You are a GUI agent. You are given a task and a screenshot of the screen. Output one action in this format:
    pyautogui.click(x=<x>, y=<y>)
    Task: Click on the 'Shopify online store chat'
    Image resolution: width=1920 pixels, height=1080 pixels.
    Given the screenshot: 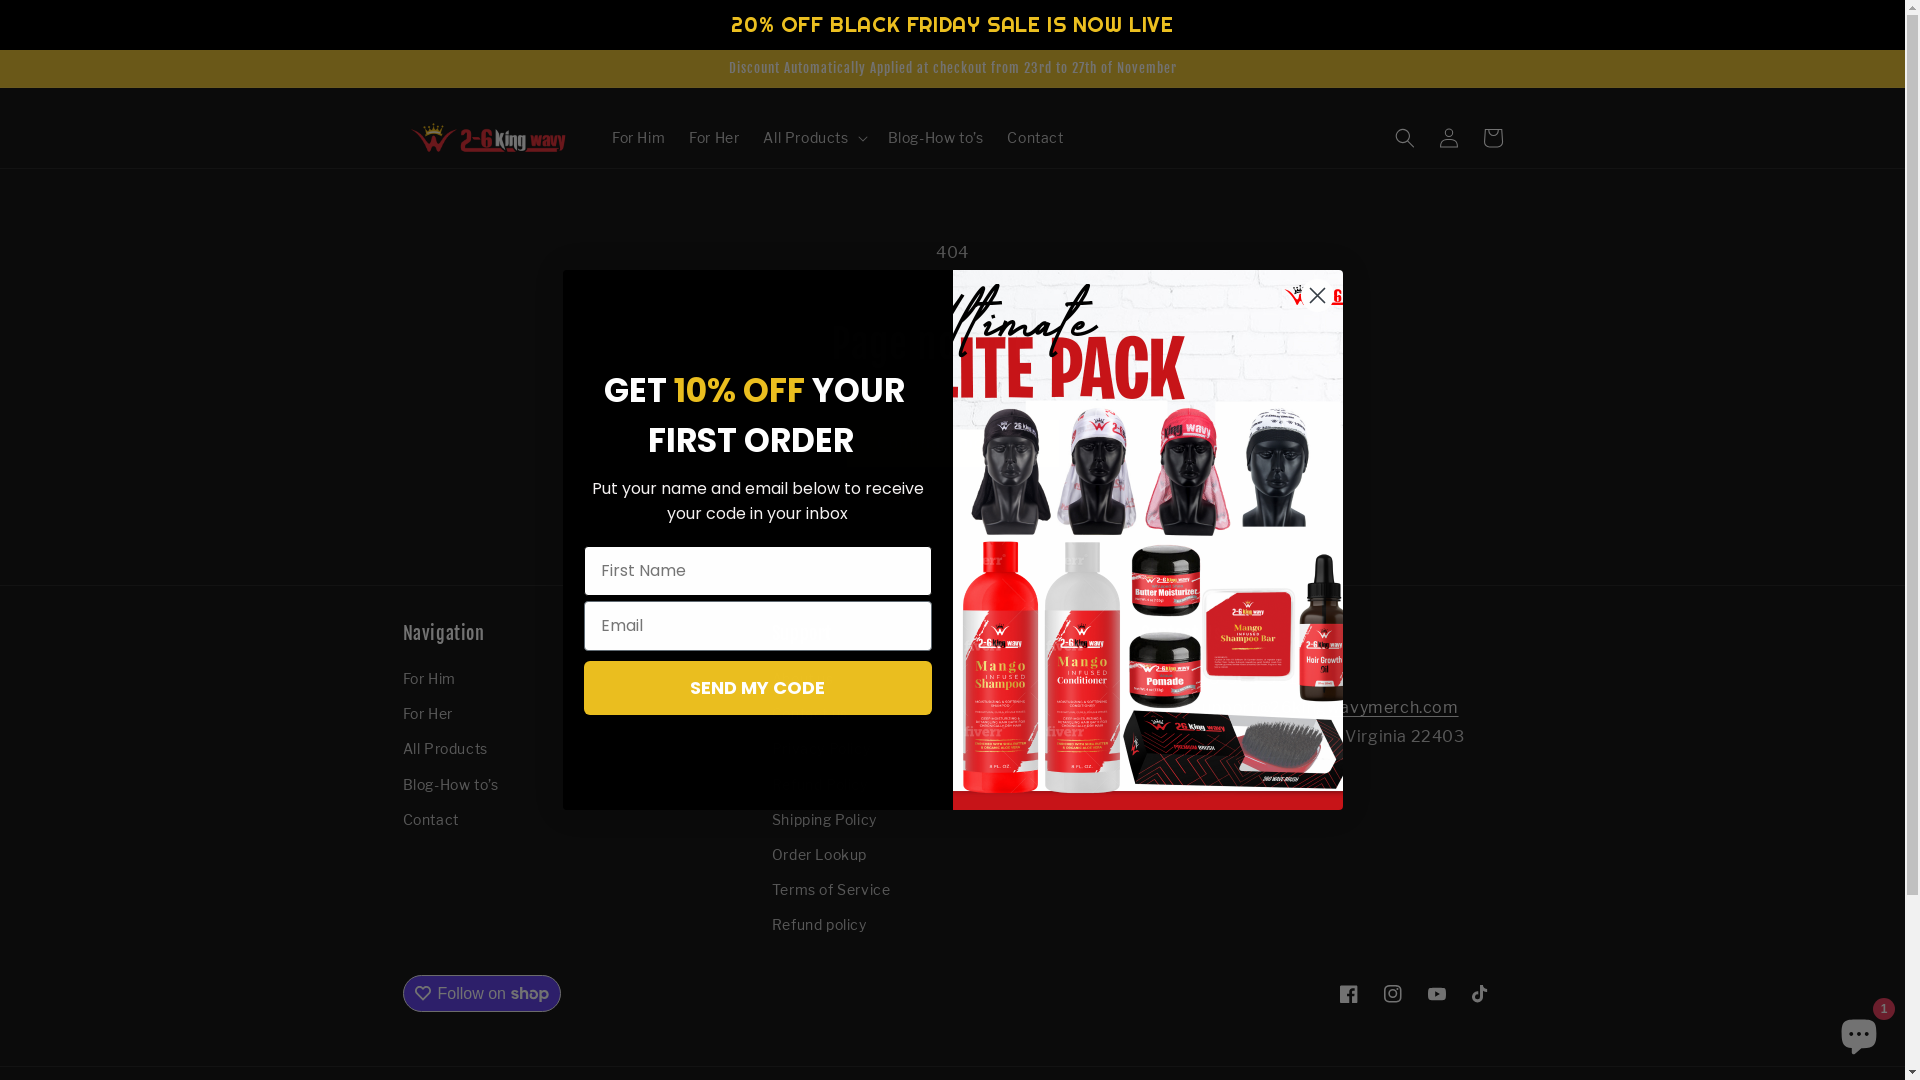 What is the action you would take?
    pyautogui.click(x=1857, y=1029)
    